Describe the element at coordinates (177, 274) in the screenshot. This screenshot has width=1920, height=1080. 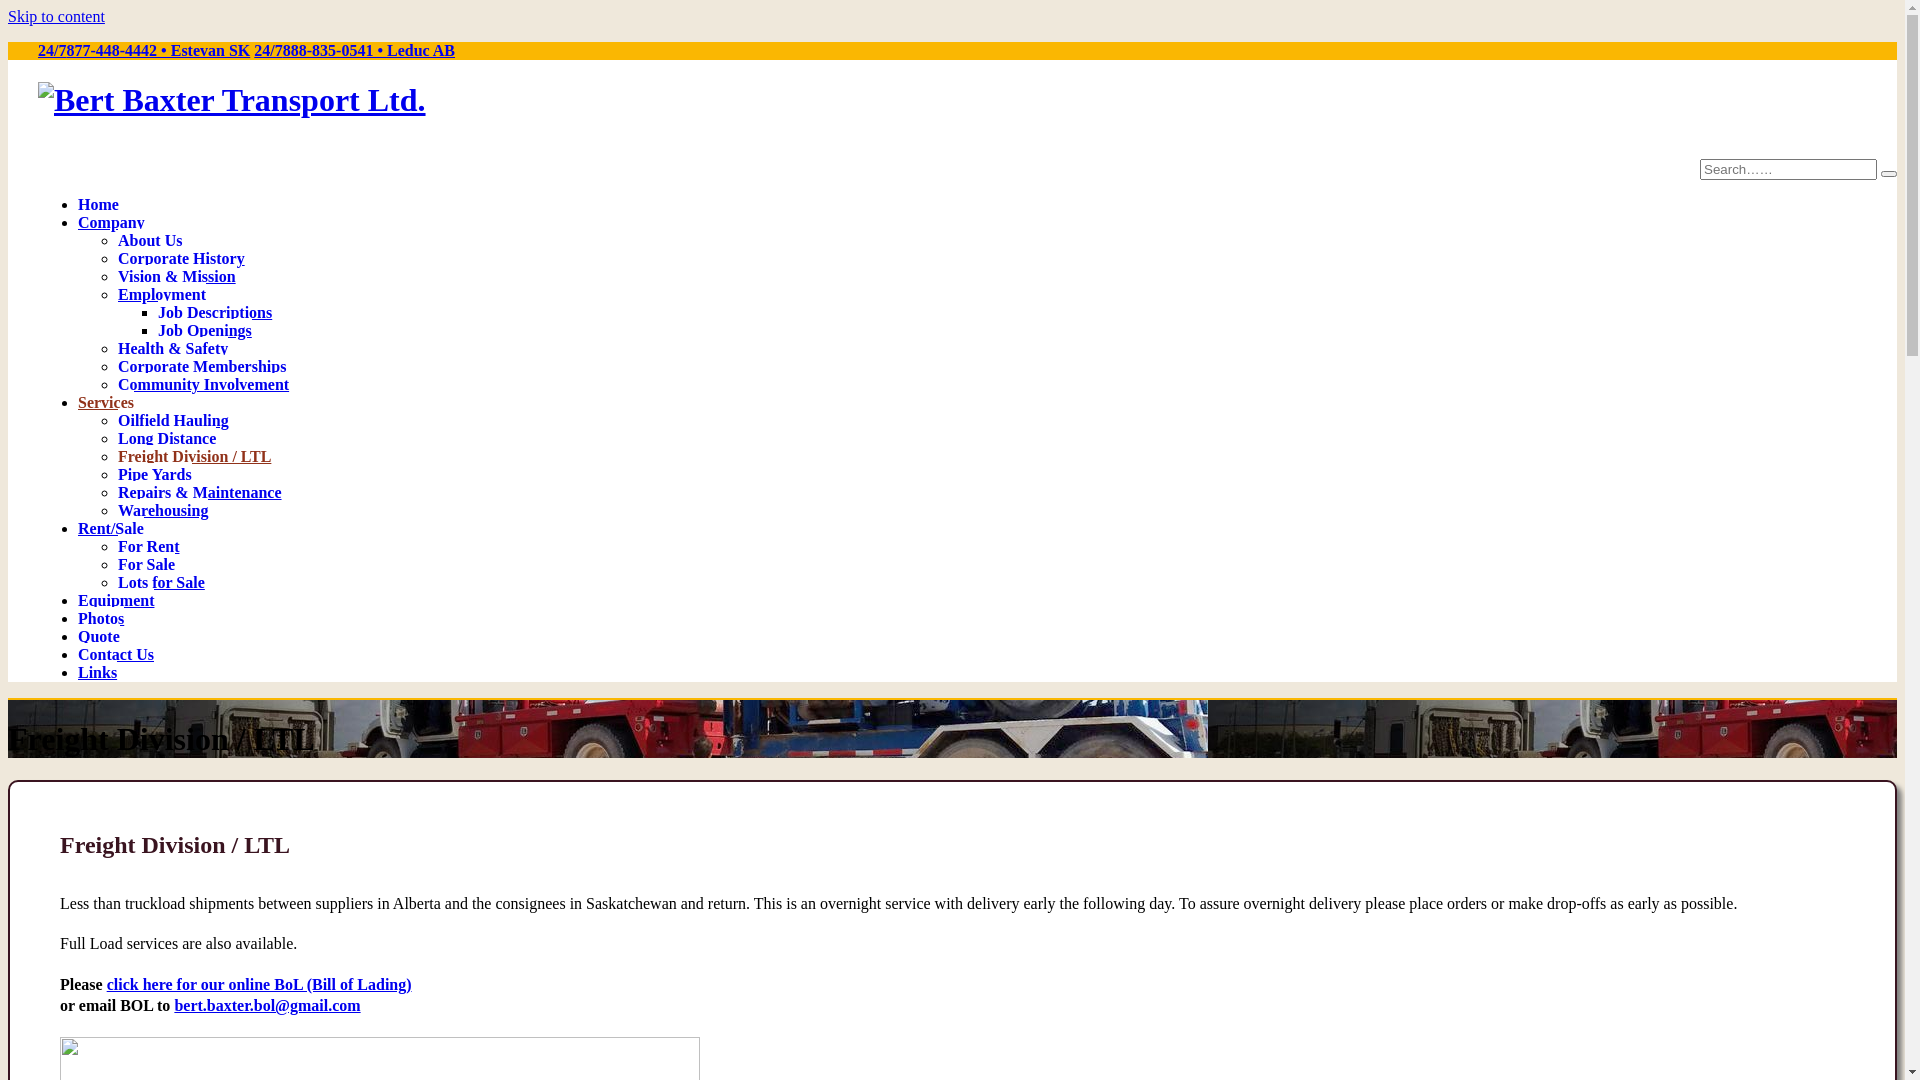
I see `'Vision & Mission'` at that location.